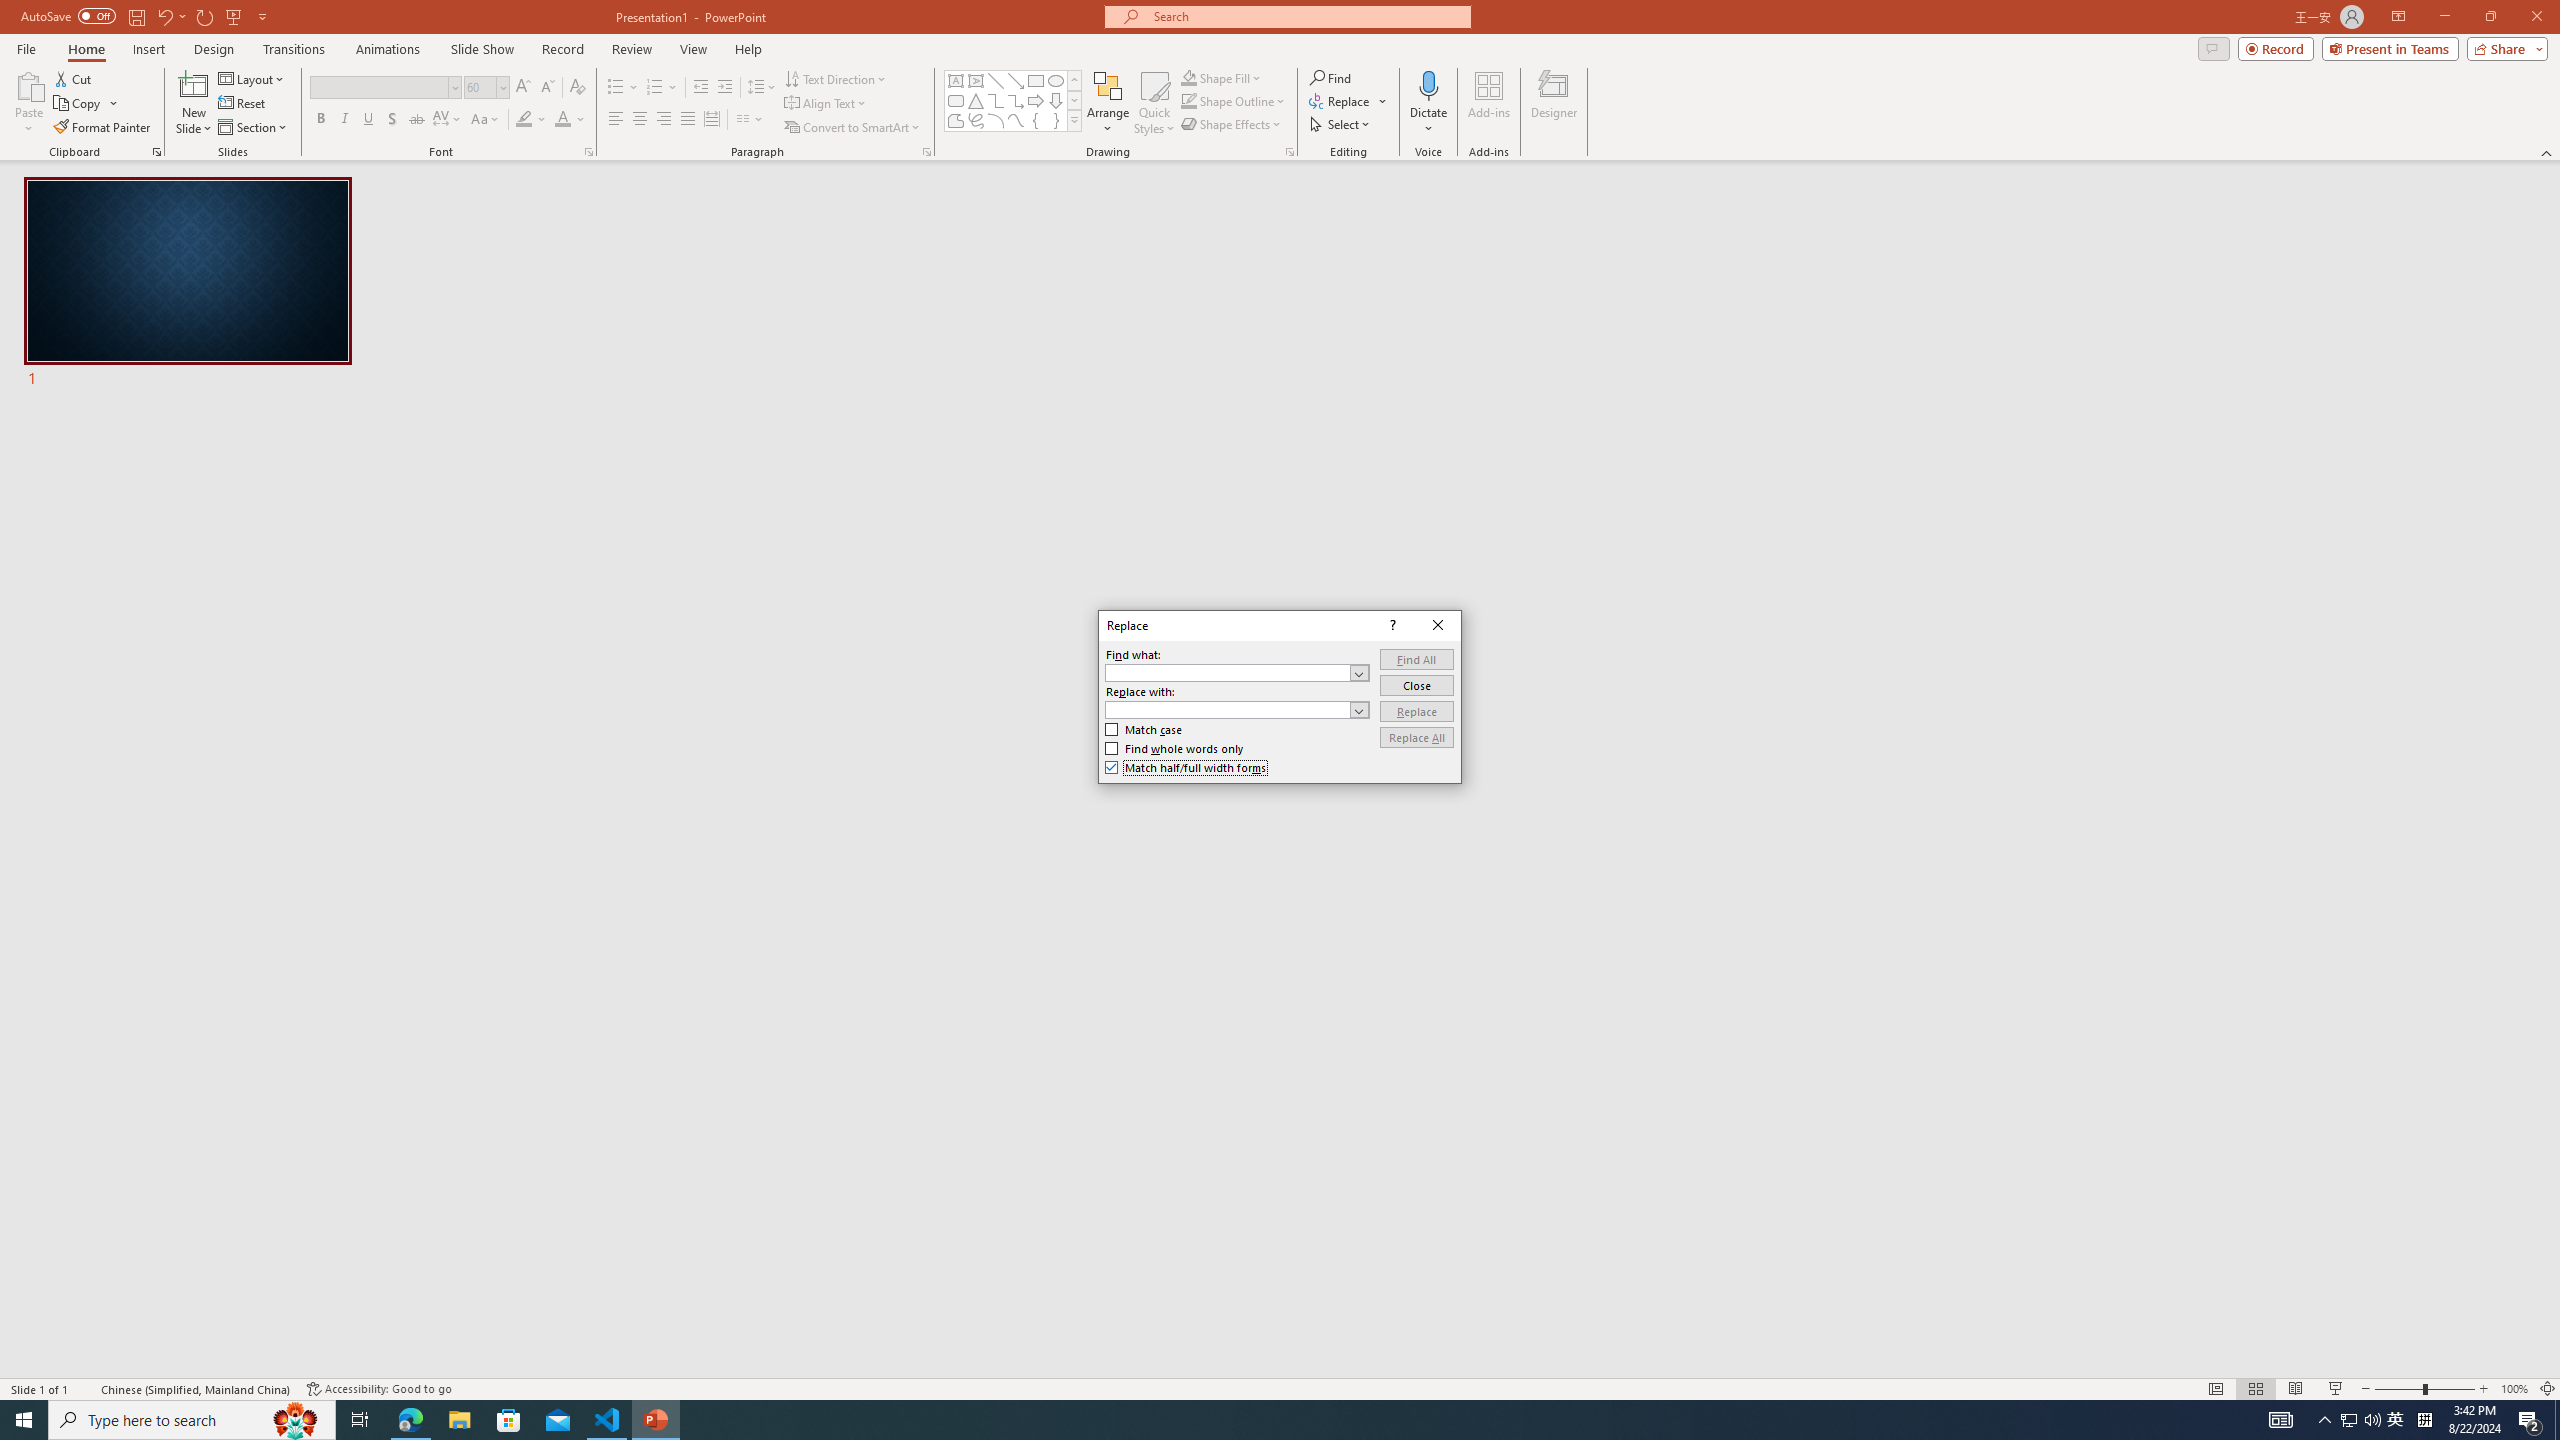  I want to click on 'Match half/full width forms', so click(1186, 767).